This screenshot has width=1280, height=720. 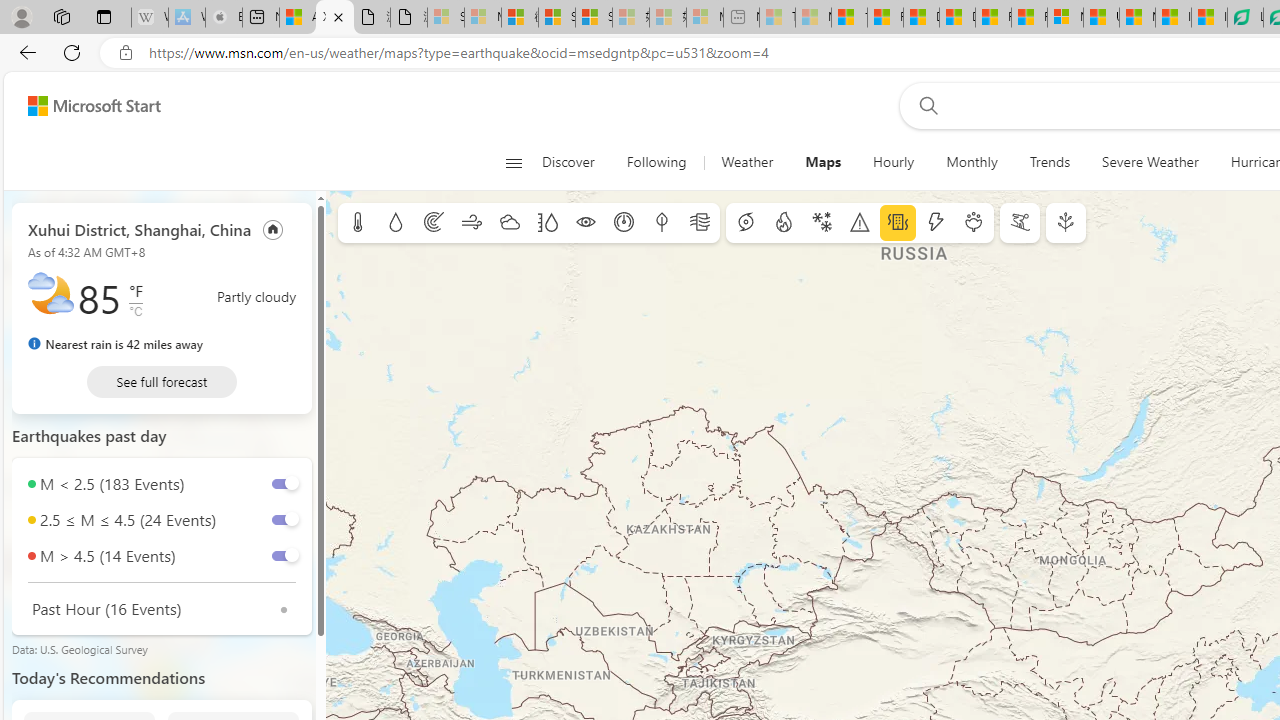 I want to click on 'Air quality', so click(x=700, y=223).